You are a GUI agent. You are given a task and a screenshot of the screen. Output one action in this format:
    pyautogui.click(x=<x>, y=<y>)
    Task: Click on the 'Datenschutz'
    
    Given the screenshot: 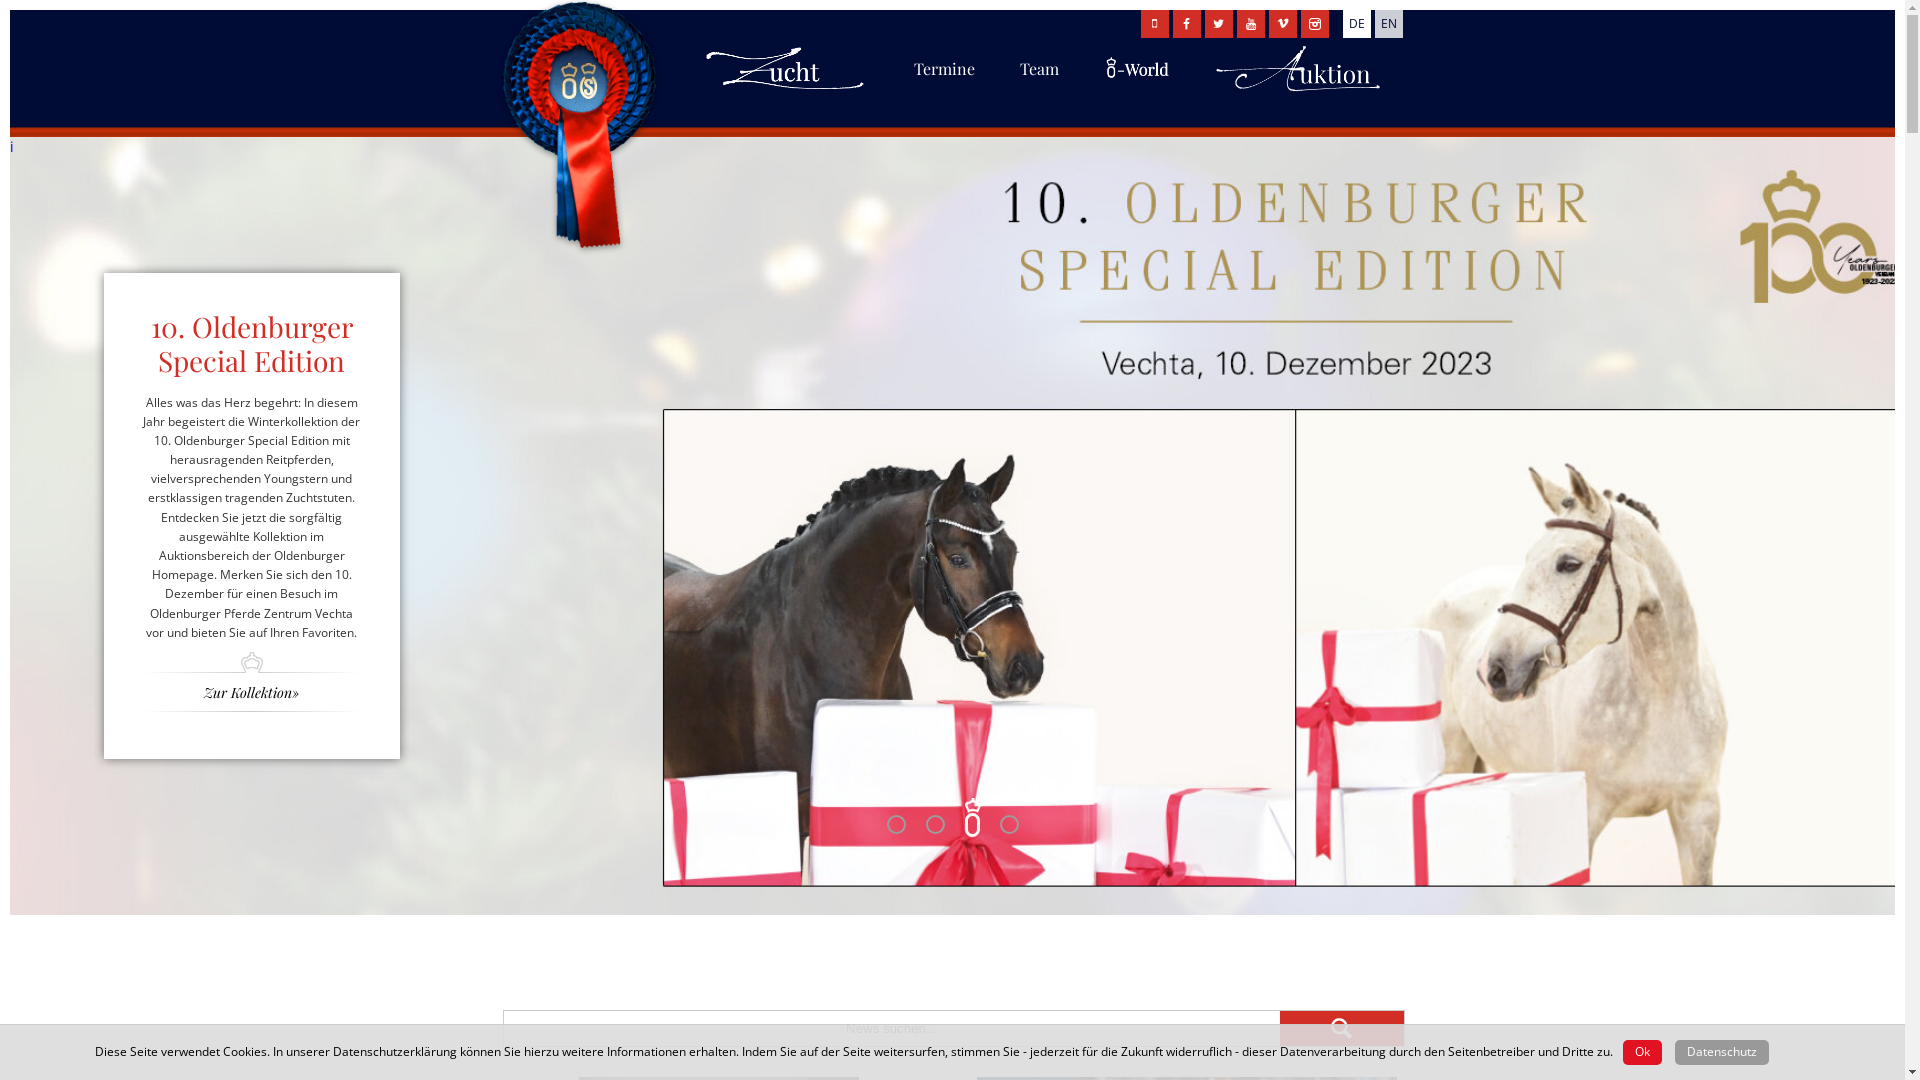 What is the action you would take?
    pyautogui.click(x=1721, y=1051)
    